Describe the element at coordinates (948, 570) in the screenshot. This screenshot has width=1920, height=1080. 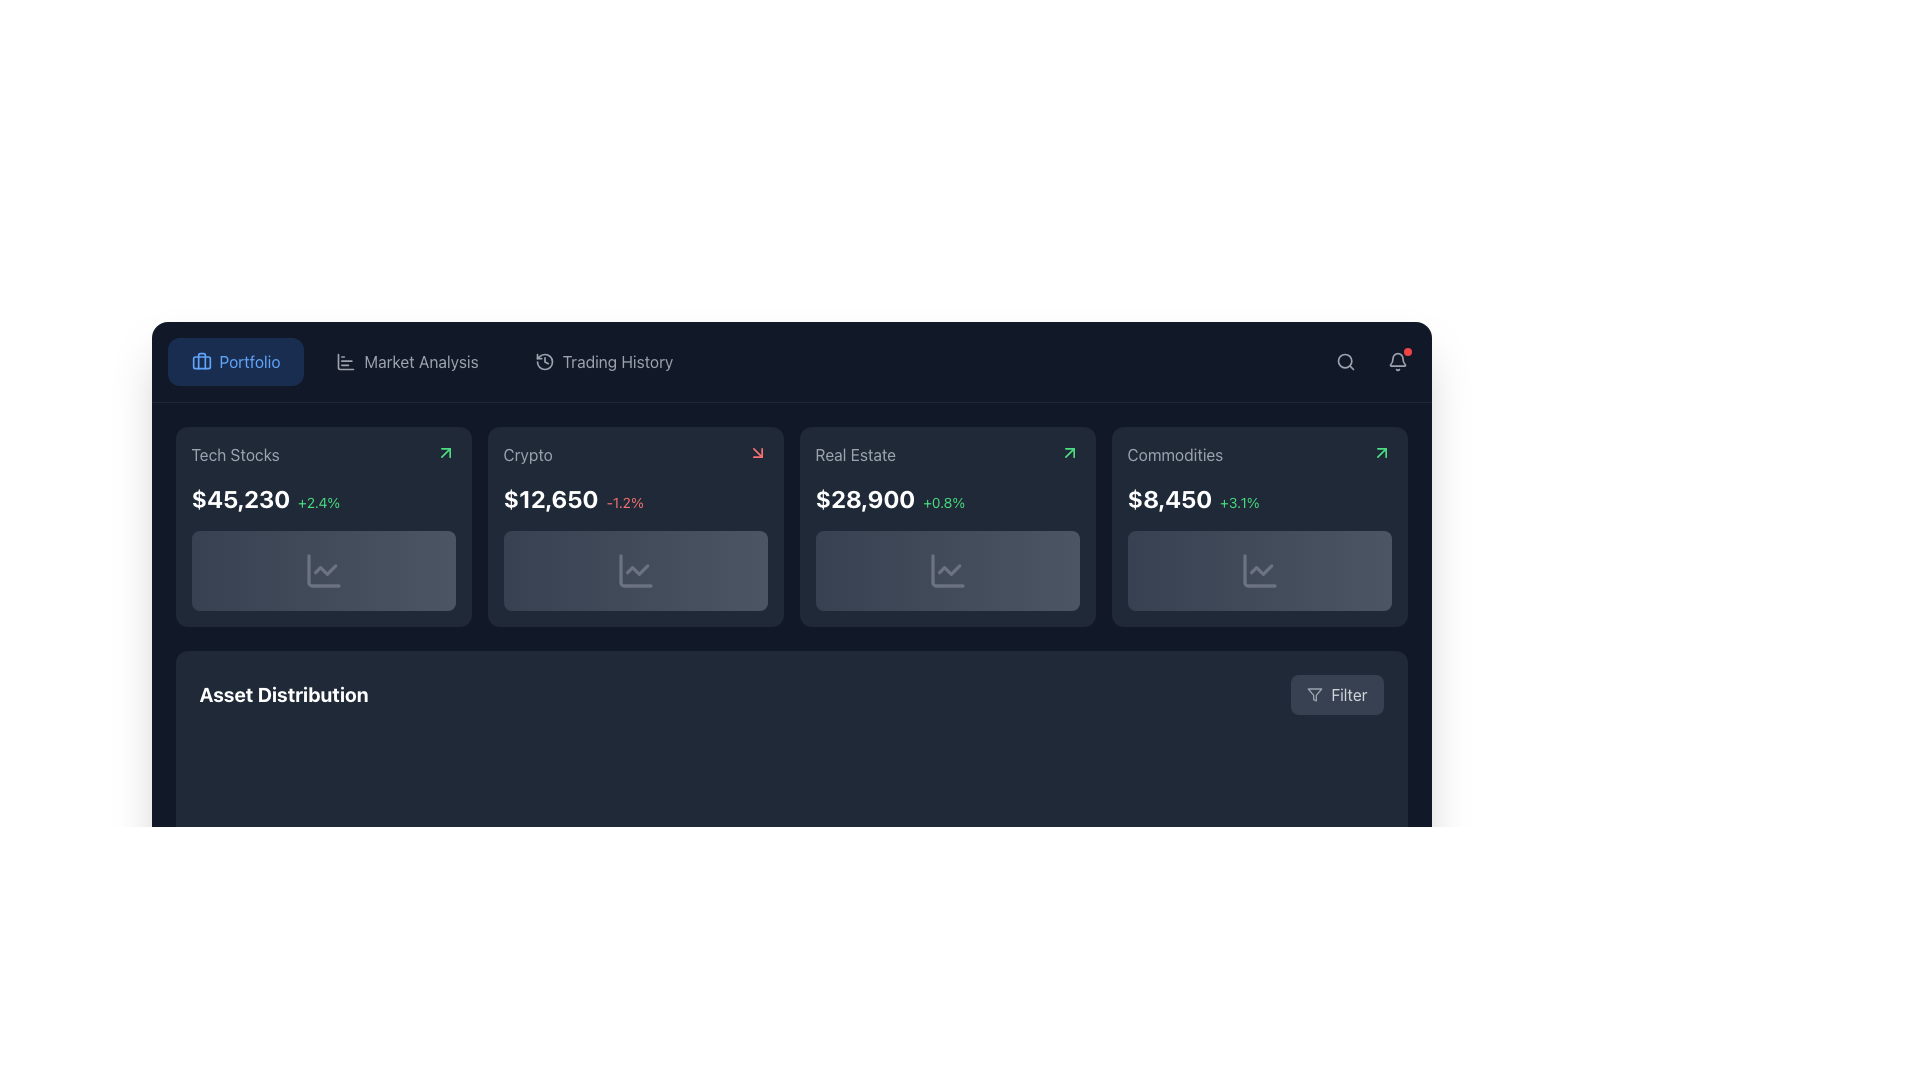
I see `the line chart icon located in the lower section of the 'Real Estate' card, which is the third card from the left in the row of four summary cards` at that location.